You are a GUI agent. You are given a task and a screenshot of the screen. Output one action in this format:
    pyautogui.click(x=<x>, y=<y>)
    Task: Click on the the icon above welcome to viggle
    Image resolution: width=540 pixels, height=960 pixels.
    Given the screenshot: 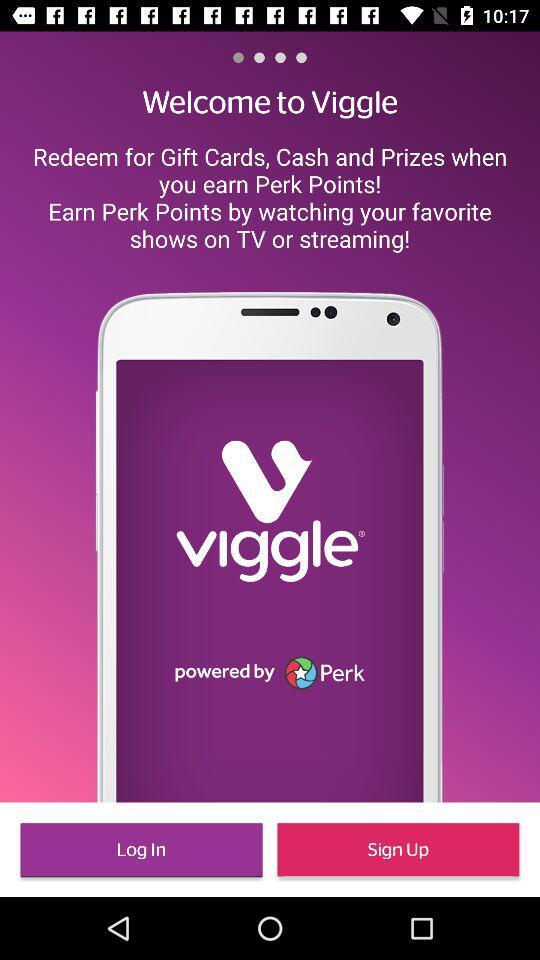 What is the action you would take?
    pyautogui.click(x=300, y=56)
    